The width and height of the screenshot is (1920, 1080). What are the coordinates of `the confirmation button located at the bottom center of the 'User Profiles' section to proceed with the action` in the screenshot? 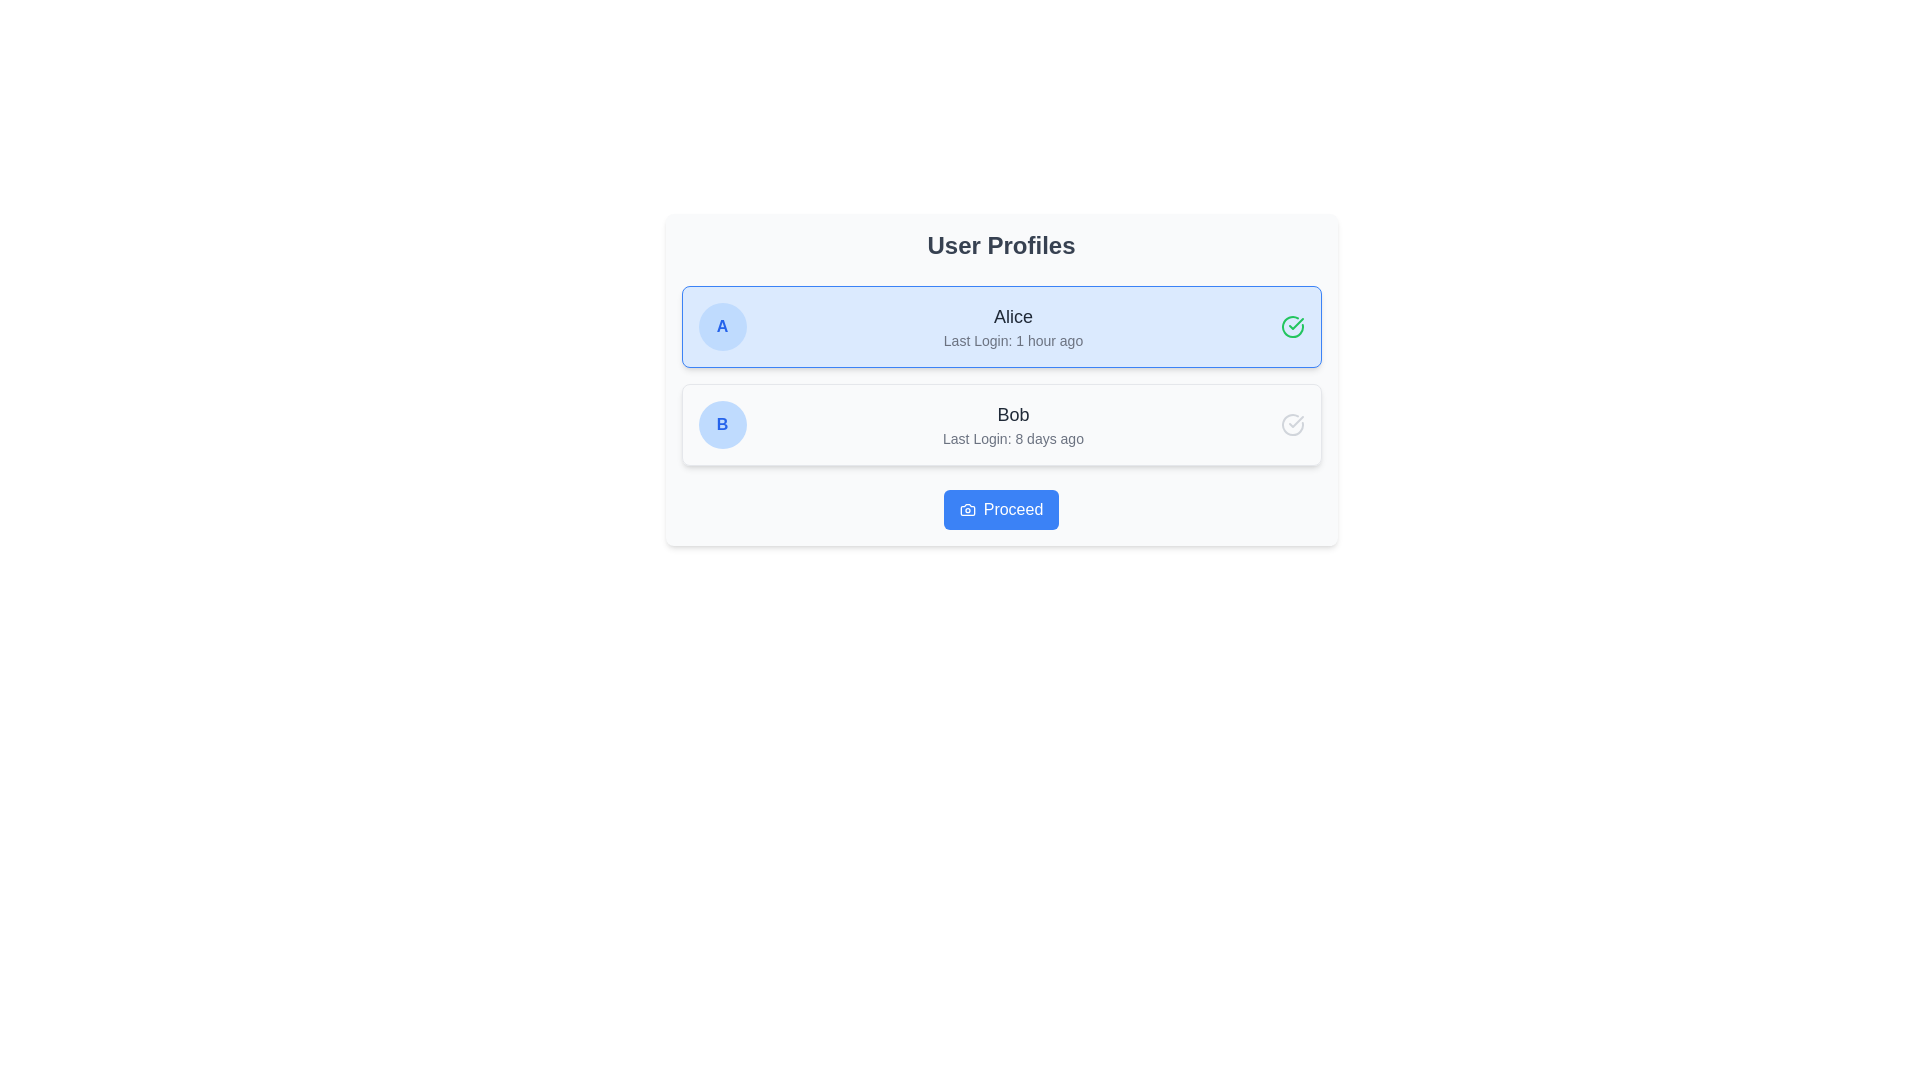 It's located at (1001, 508).